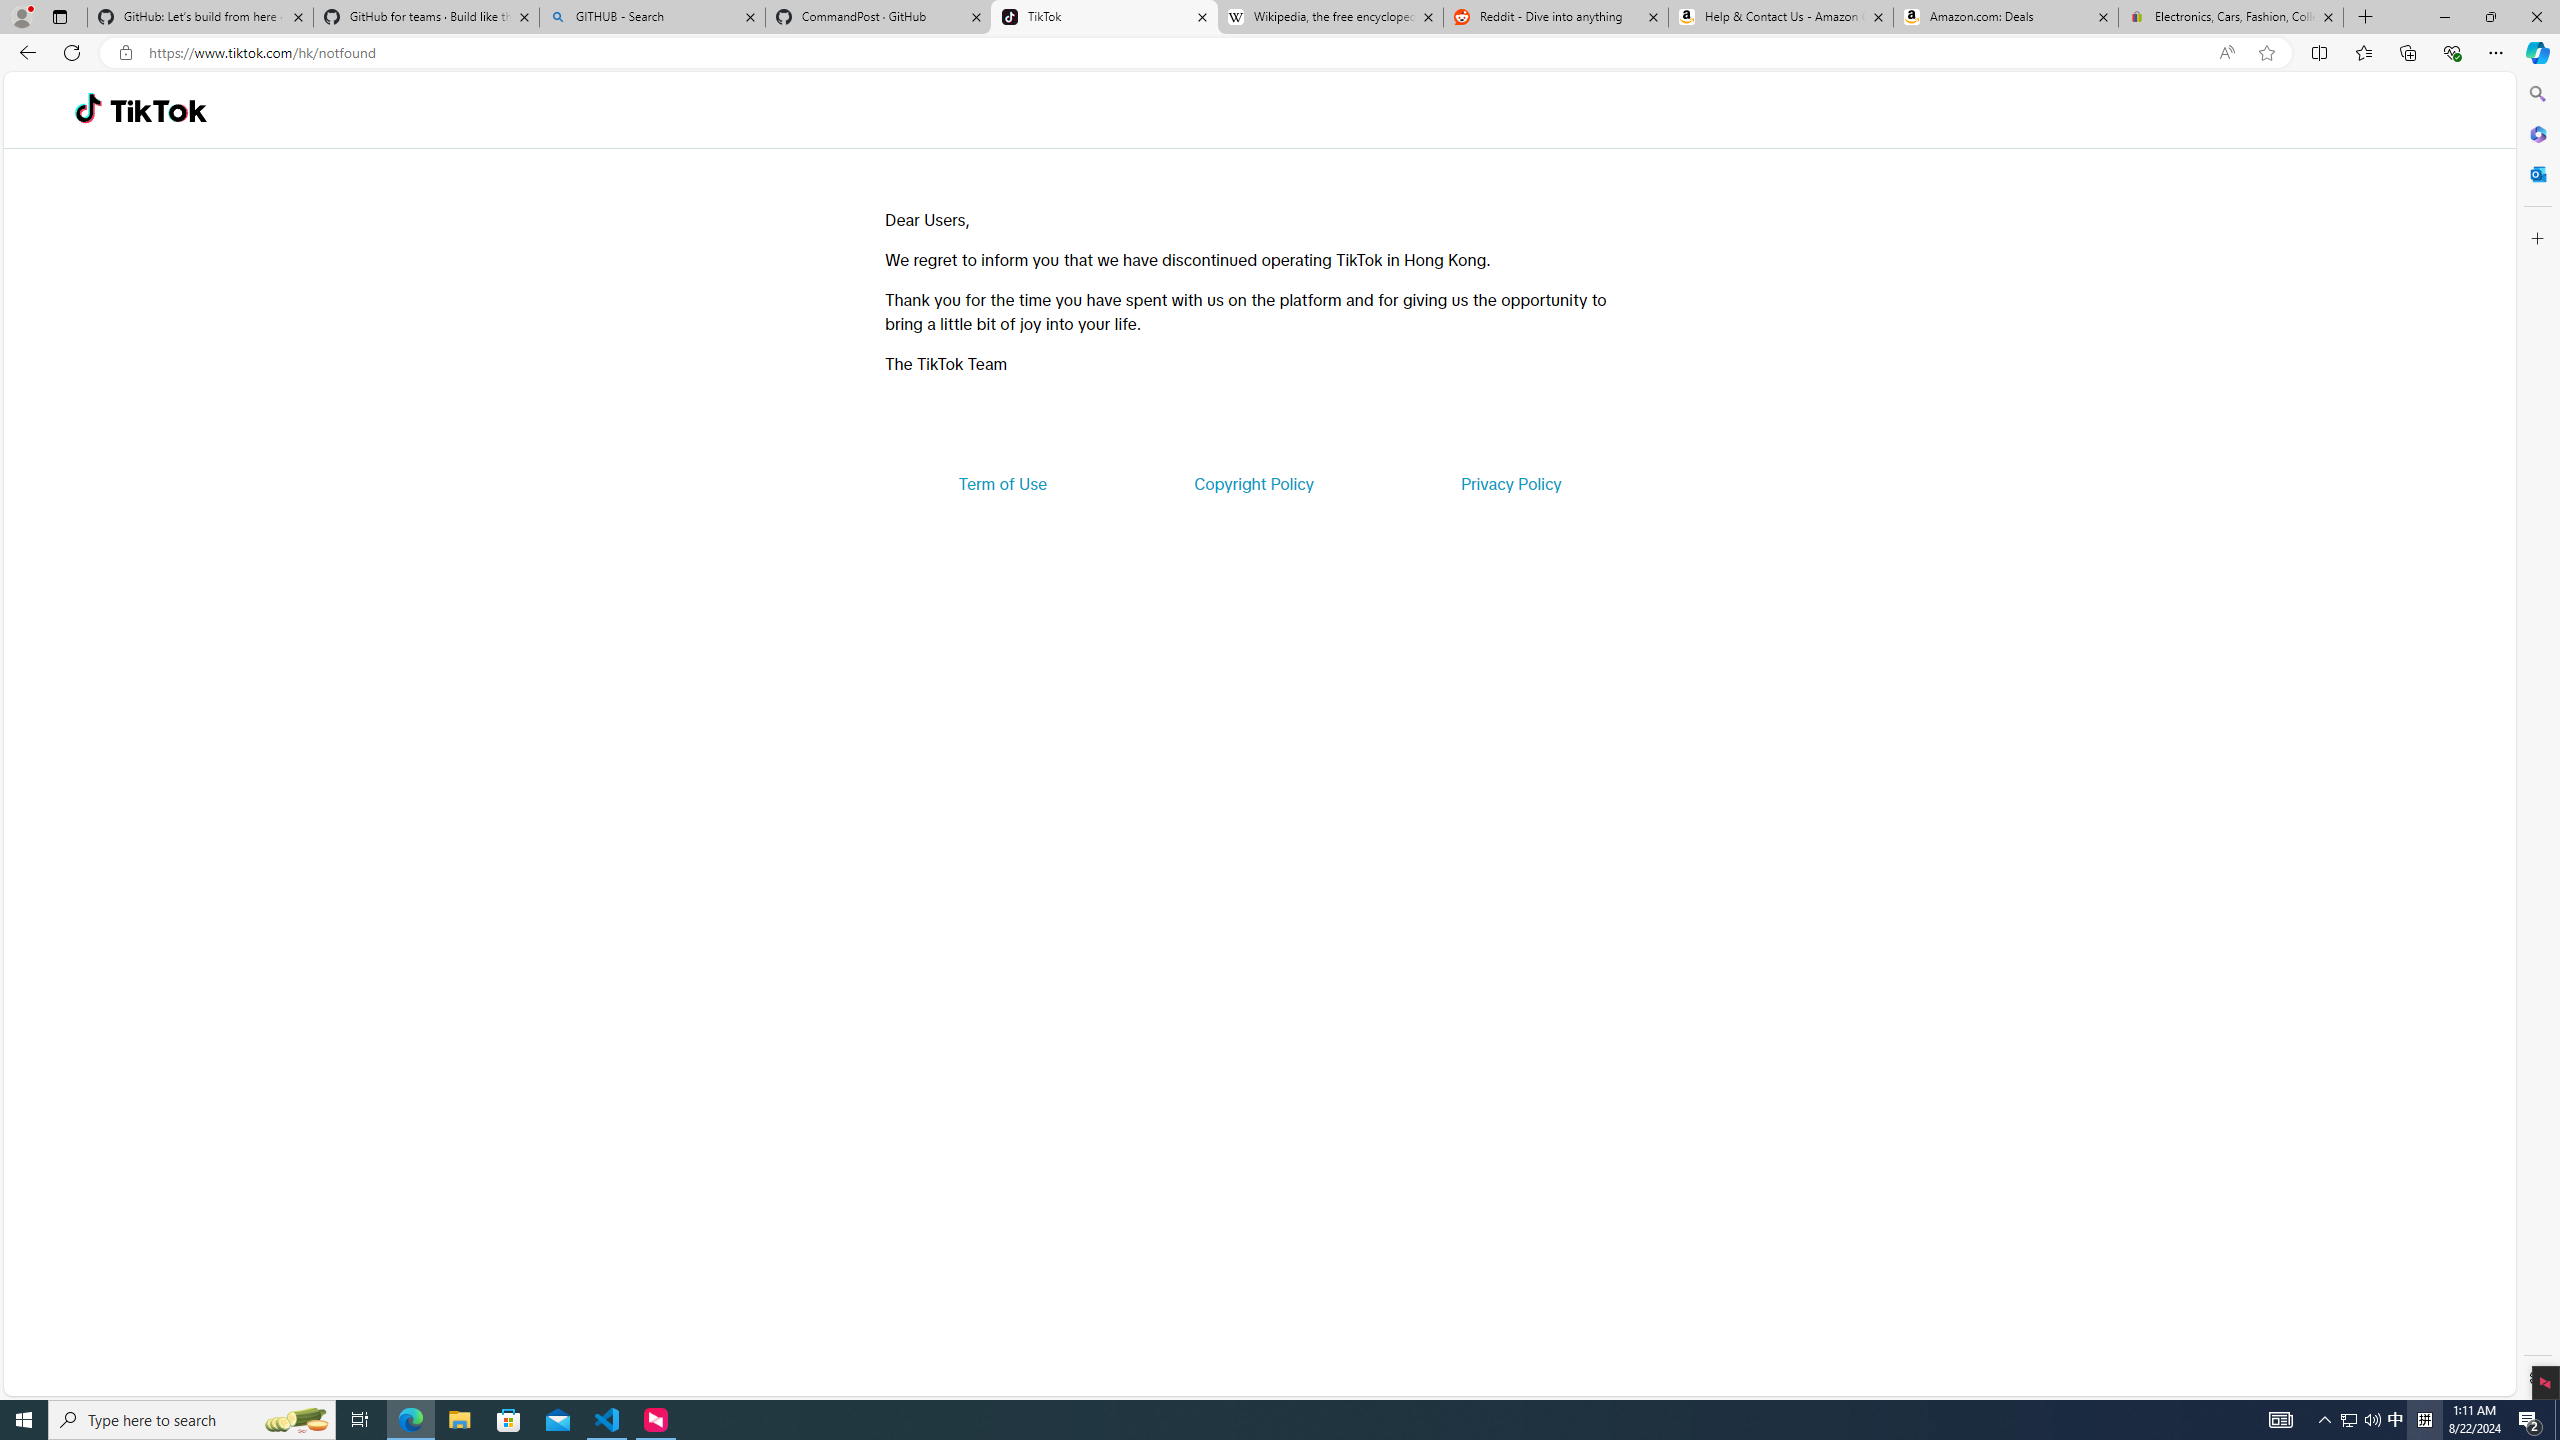 This screenshot has height=1440, width=2560. What do you see at coordinates (1509, 482) in the screenshot?
I see `'Privacy Policy'` at bounding box center [1509, 482].